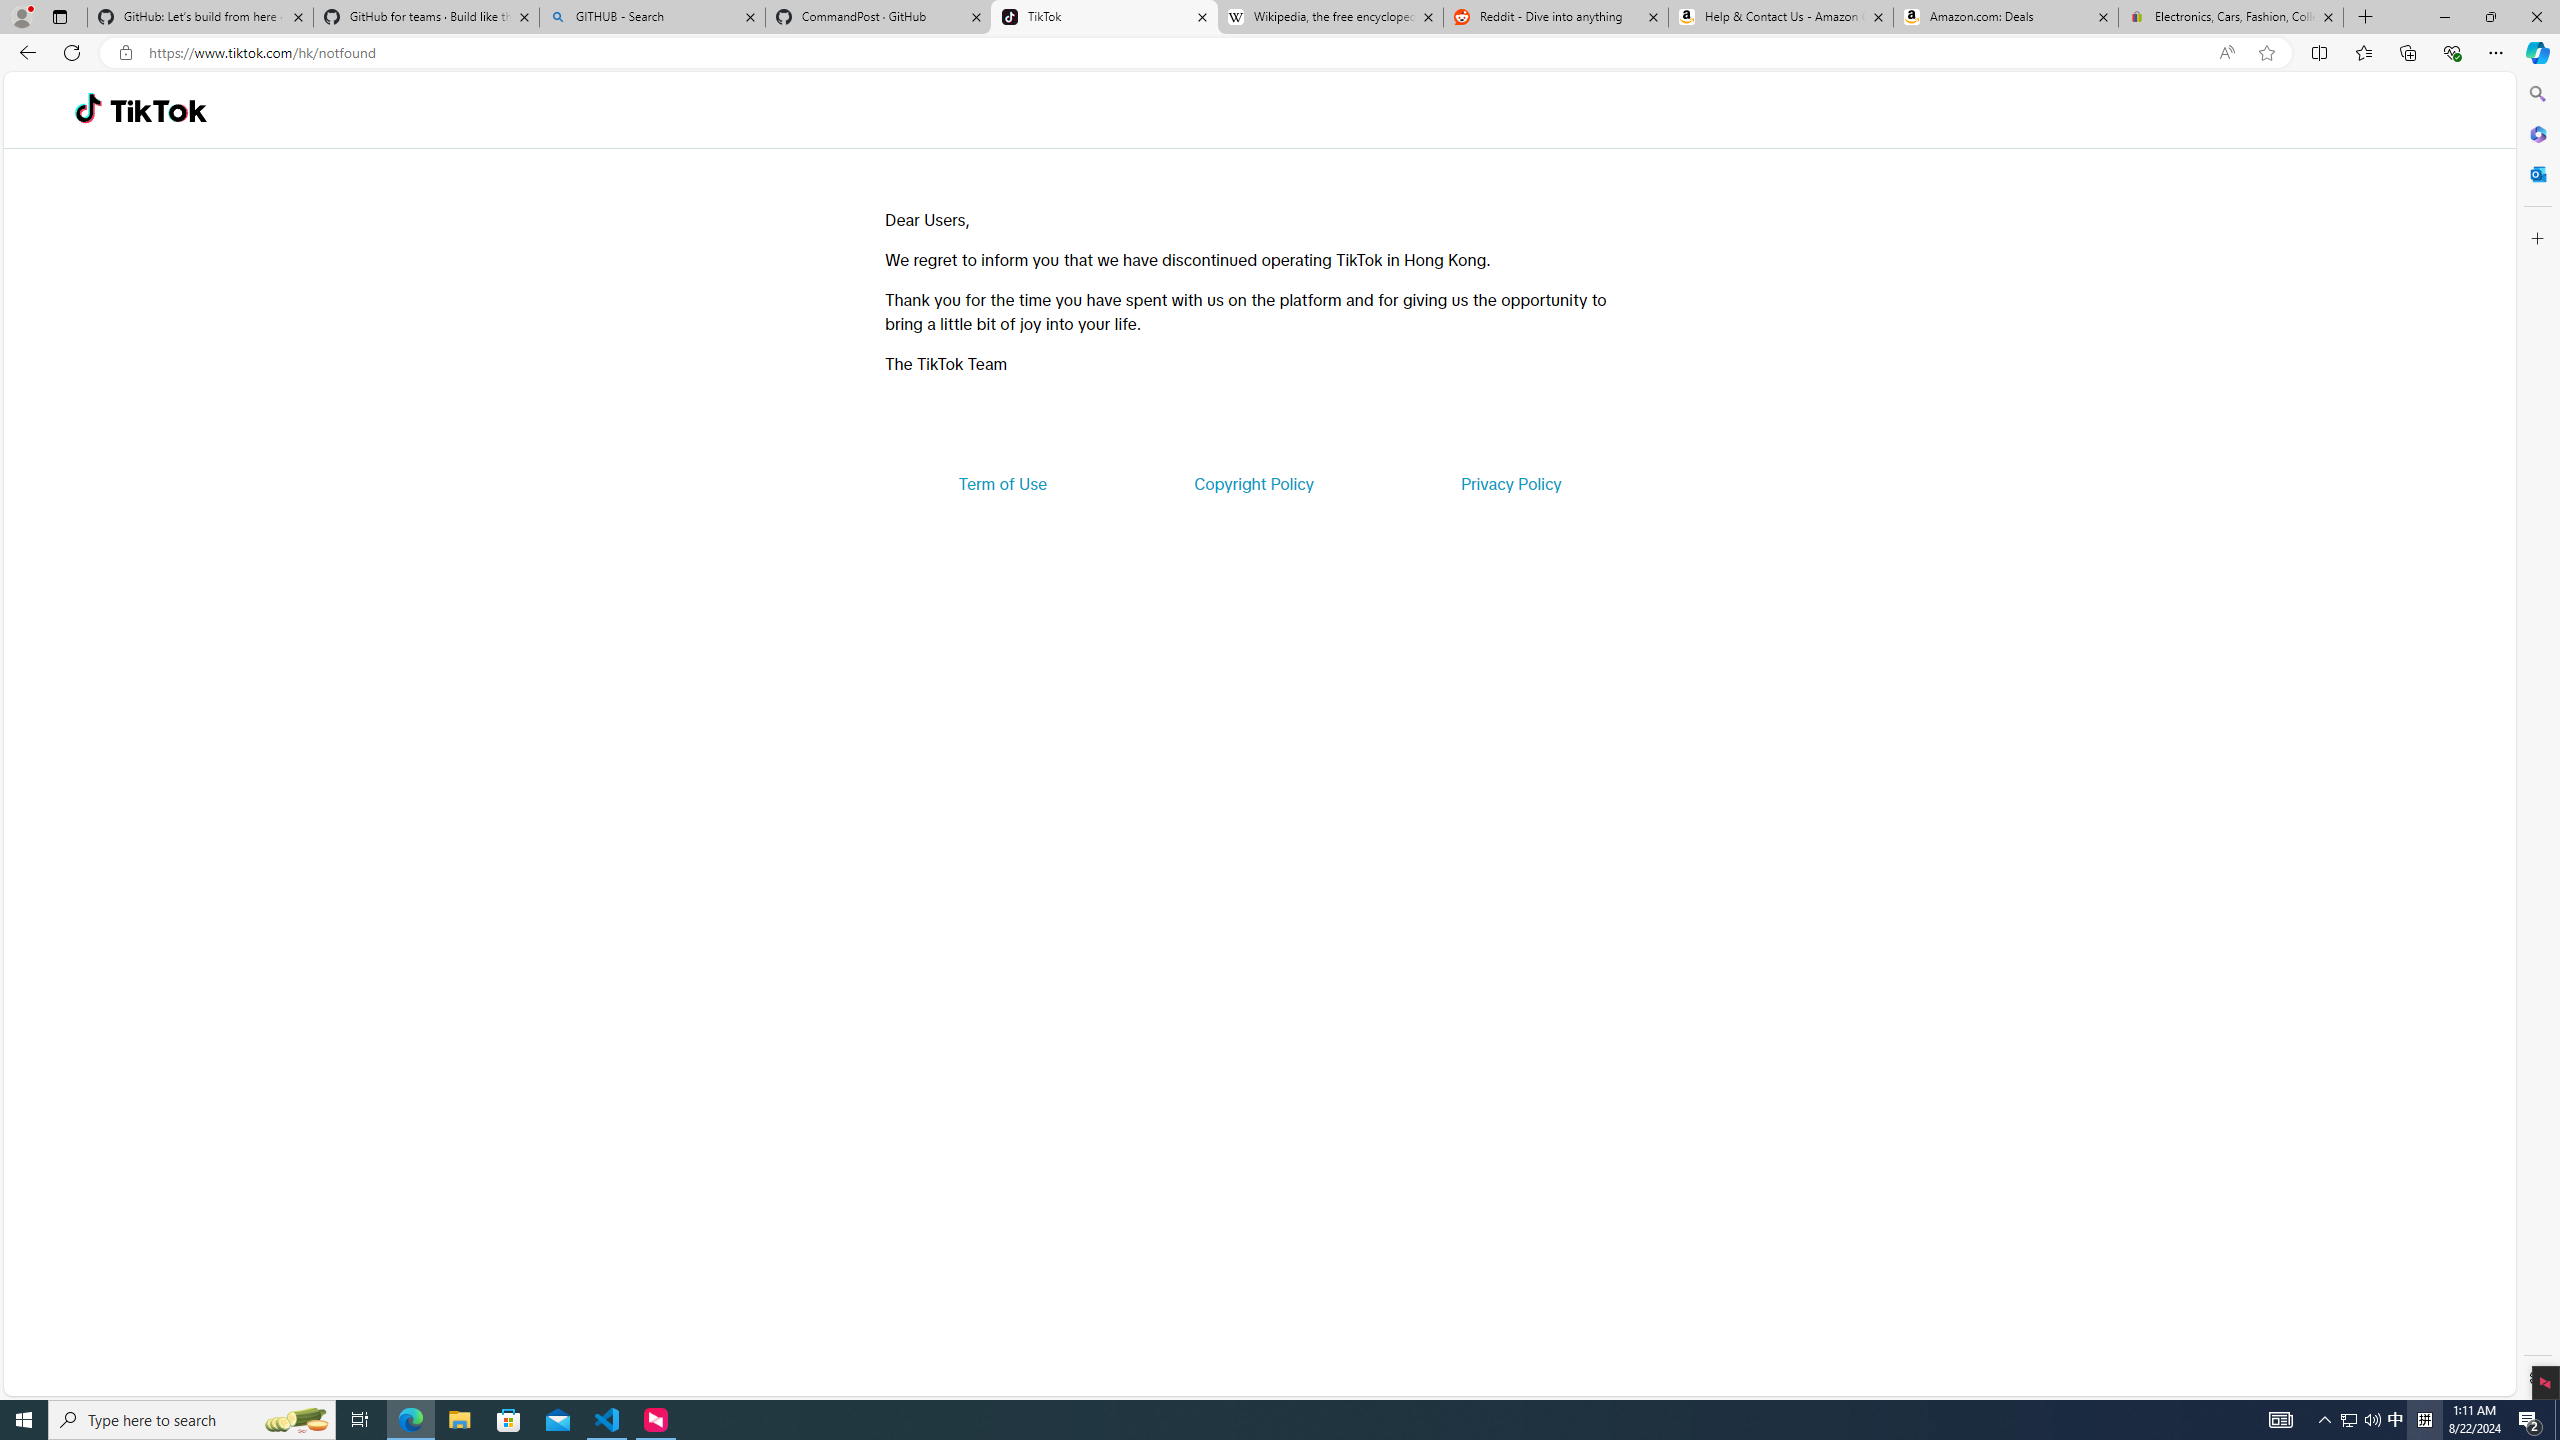 This screenshot has height=1440, width=2560. What do you see at coordinates (1509, 482) in the screenshot?
I see `'Privacy Policy'` at bounding box center [1509, 482].